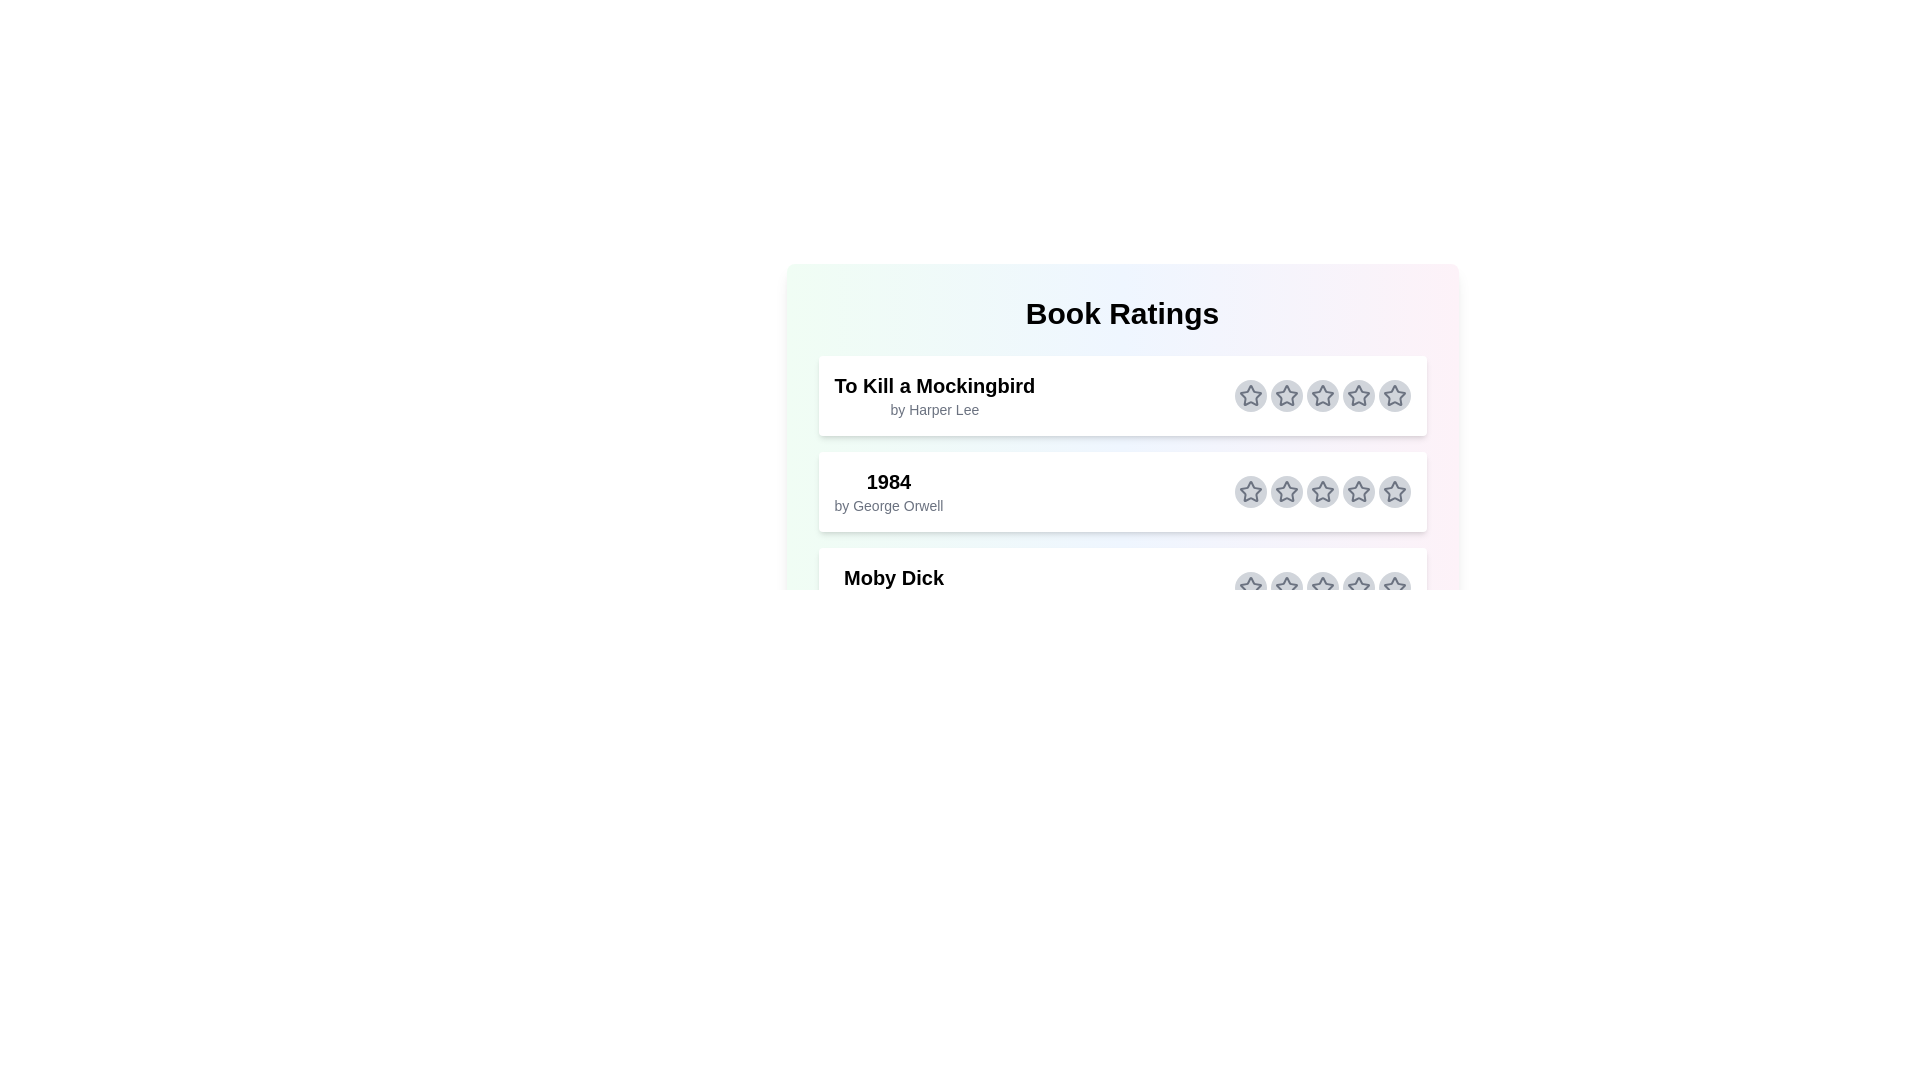 This screenshot has width=1920, height=1080. Describe the element at coordinates (1322, 492) in the screenshot. I see `the star corresponding to 3 stars for the book titled 1984` at that location.